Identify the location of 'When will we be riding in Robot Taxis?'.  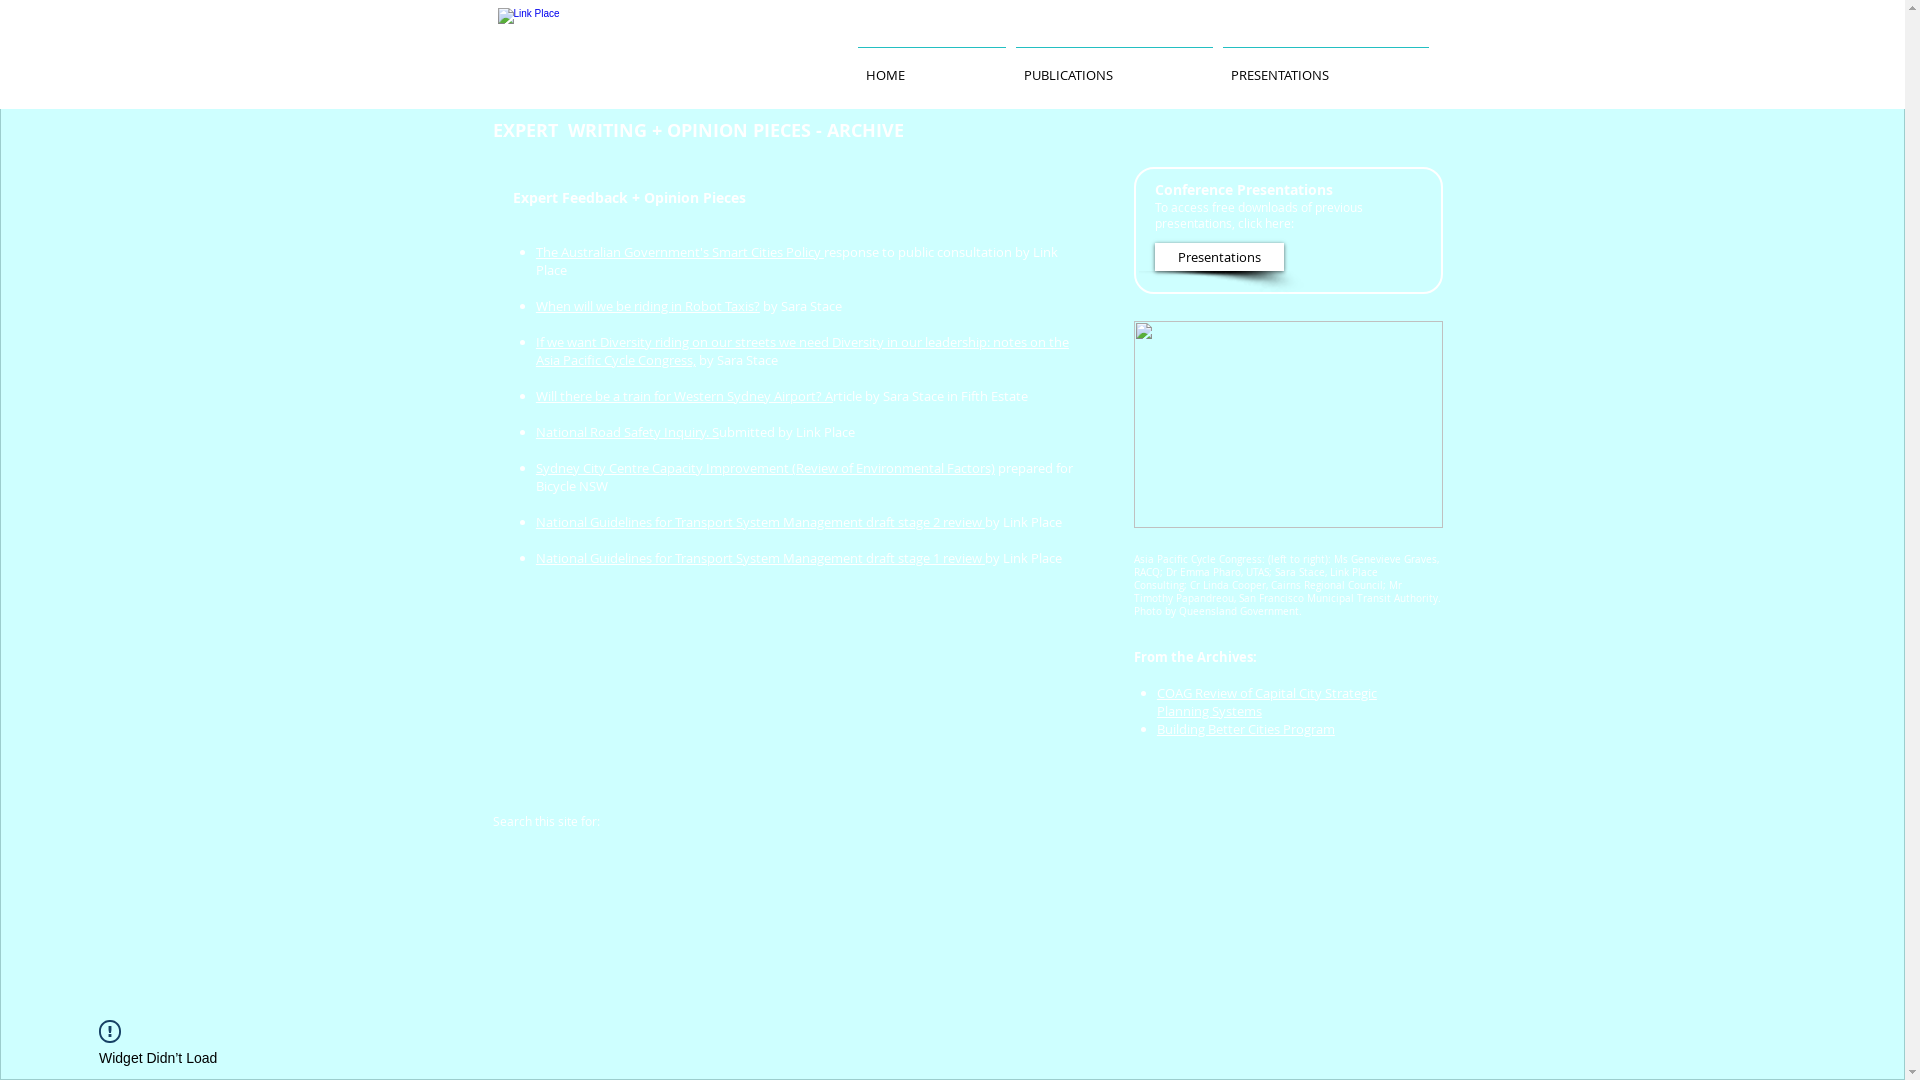
(536, 305).